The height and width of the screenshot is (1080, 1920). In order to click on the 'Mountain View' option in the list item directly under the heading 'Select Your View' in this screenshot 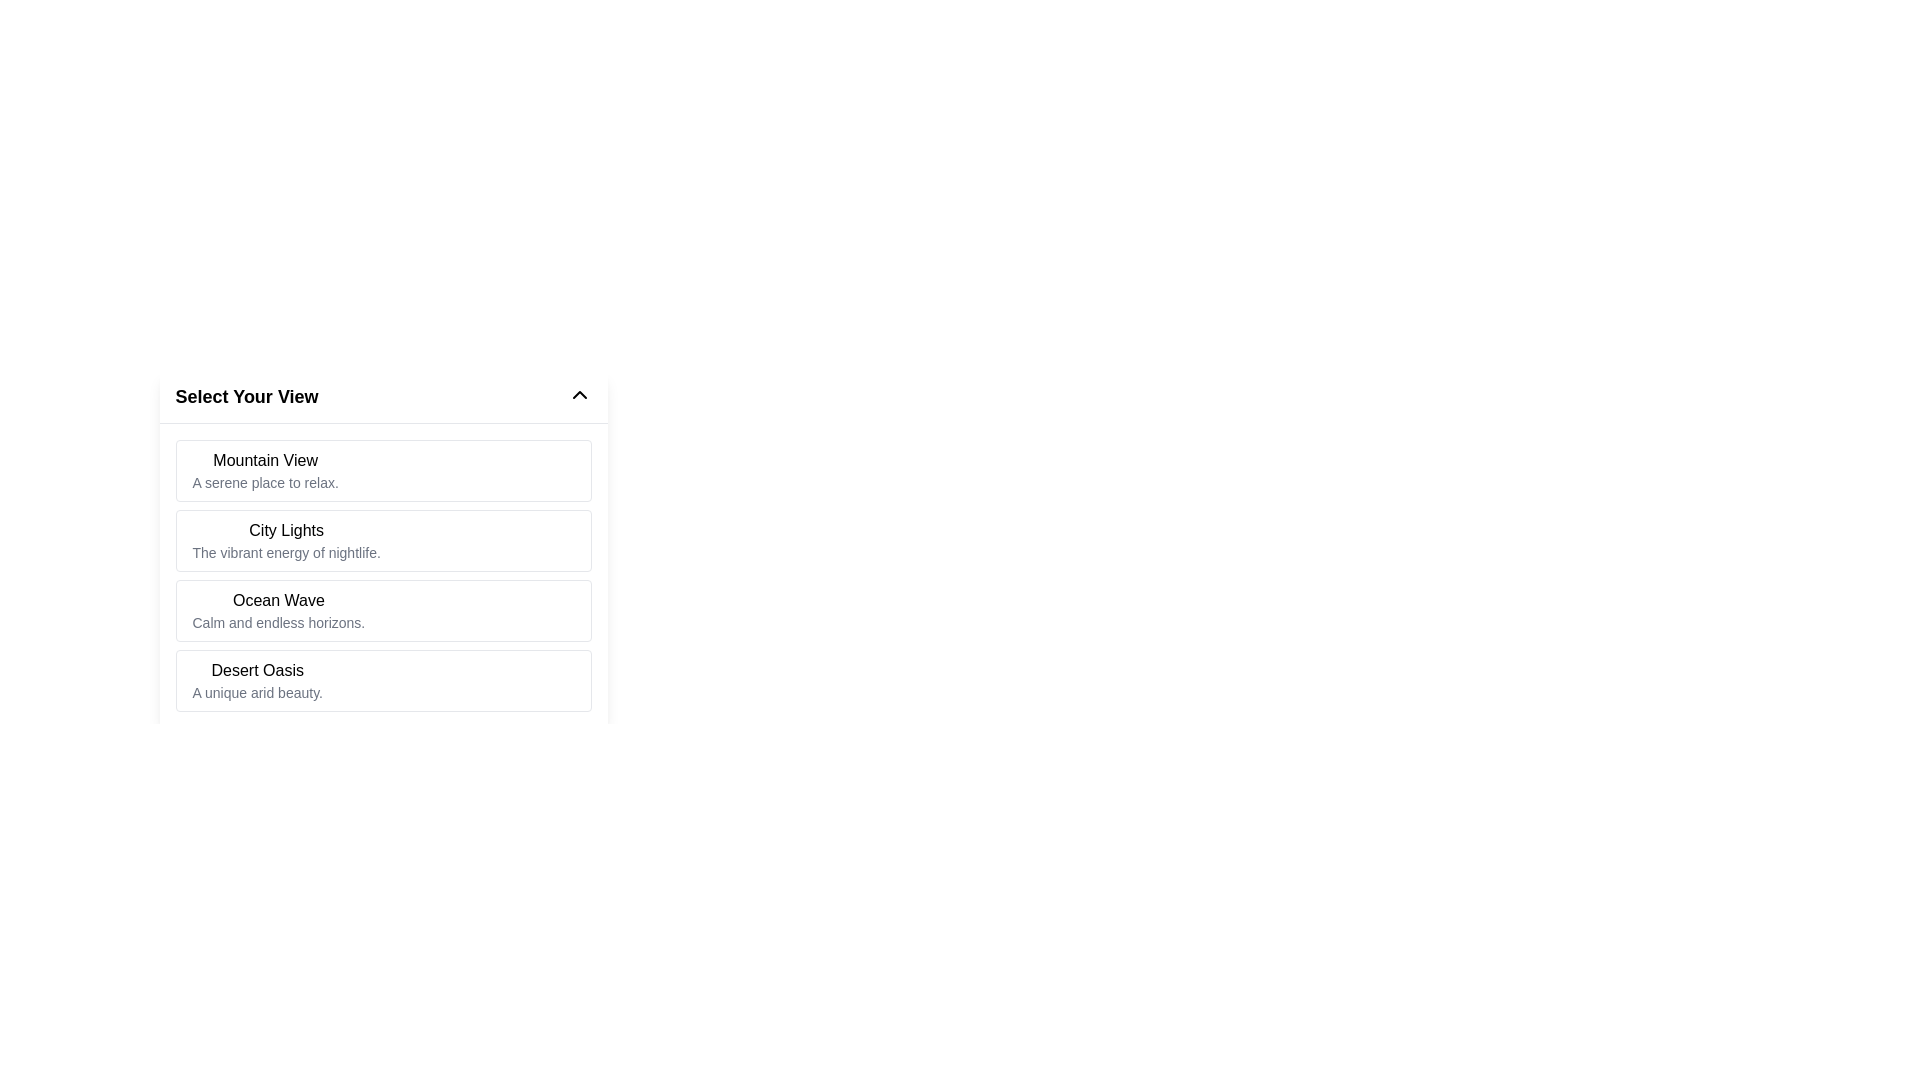, I will do `click(264, 470)`.